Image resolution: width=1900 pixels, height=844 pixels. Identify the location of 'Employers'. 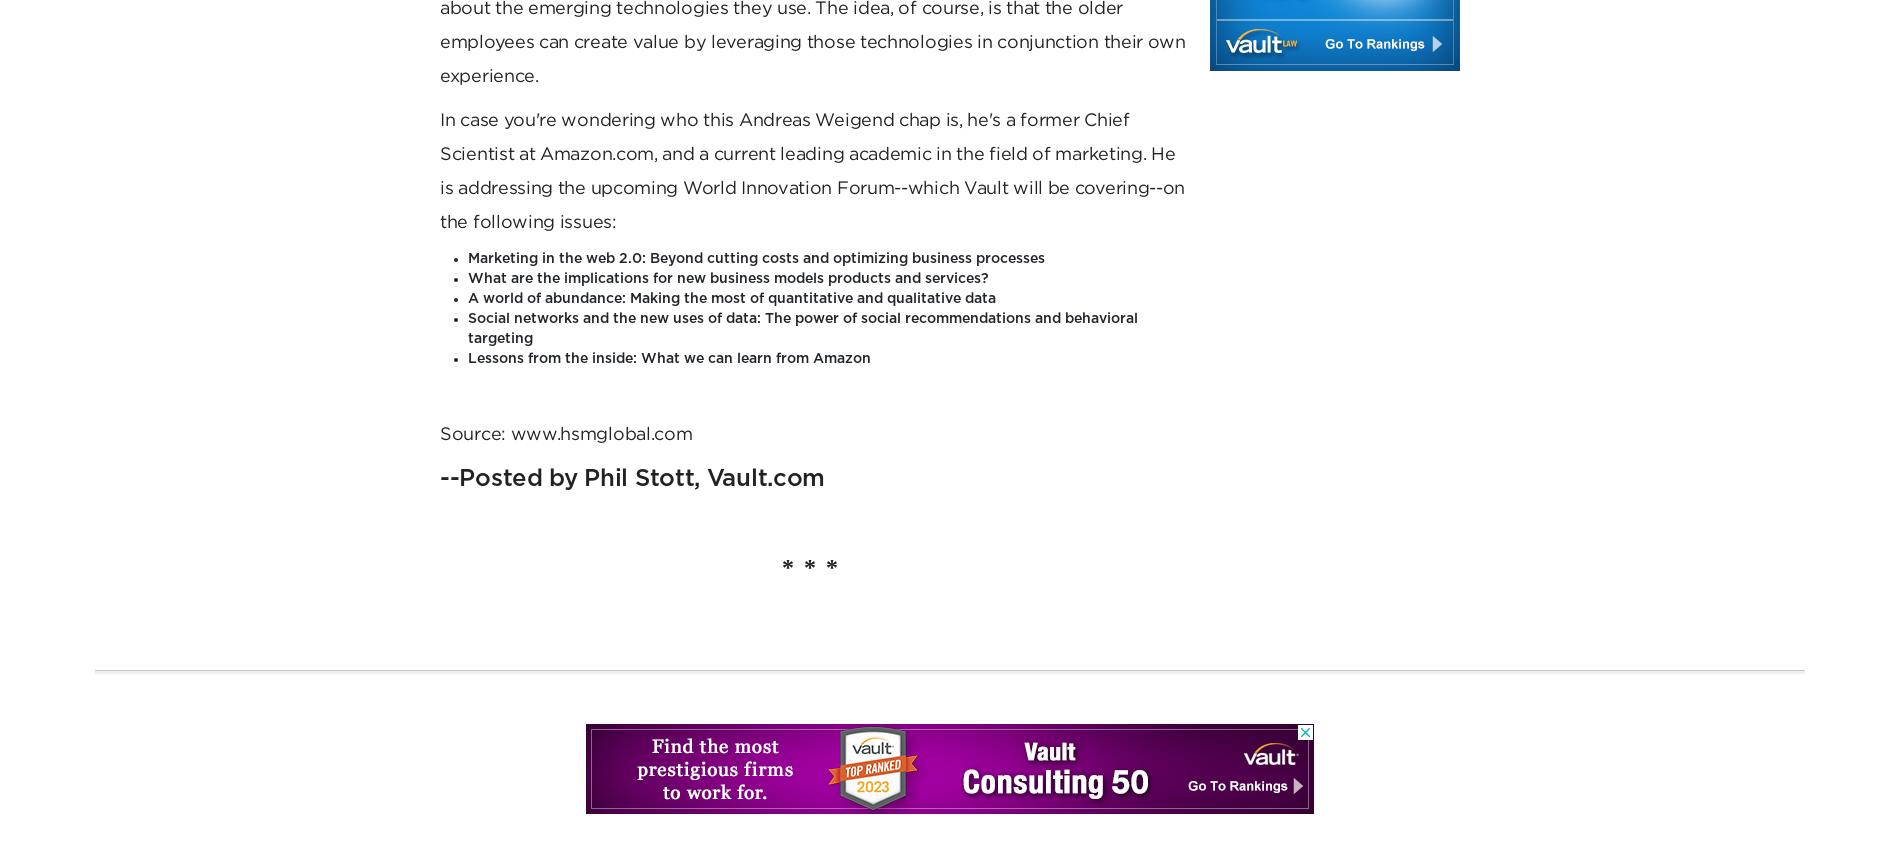
(541, 134).